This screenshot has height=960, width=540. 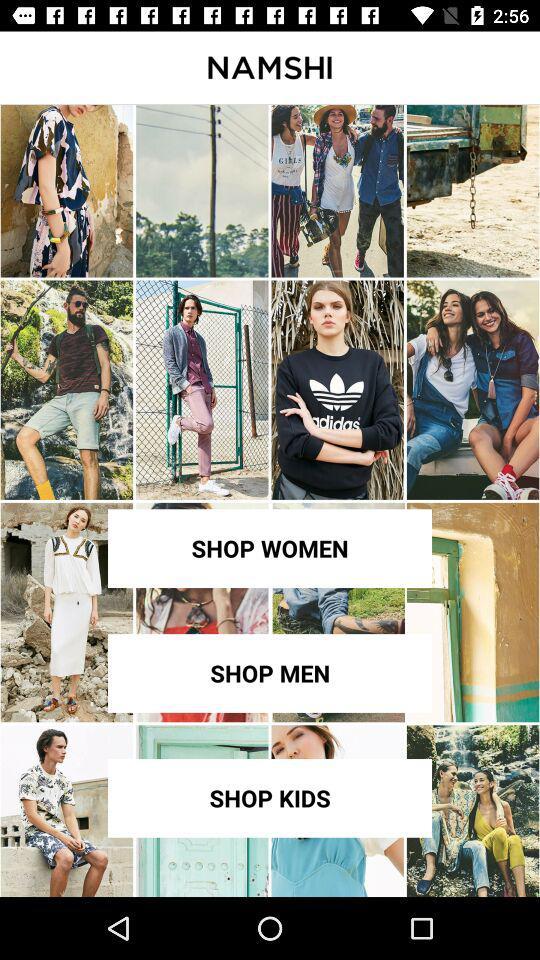 I want to click on shop women, so click(x=270, y=548).